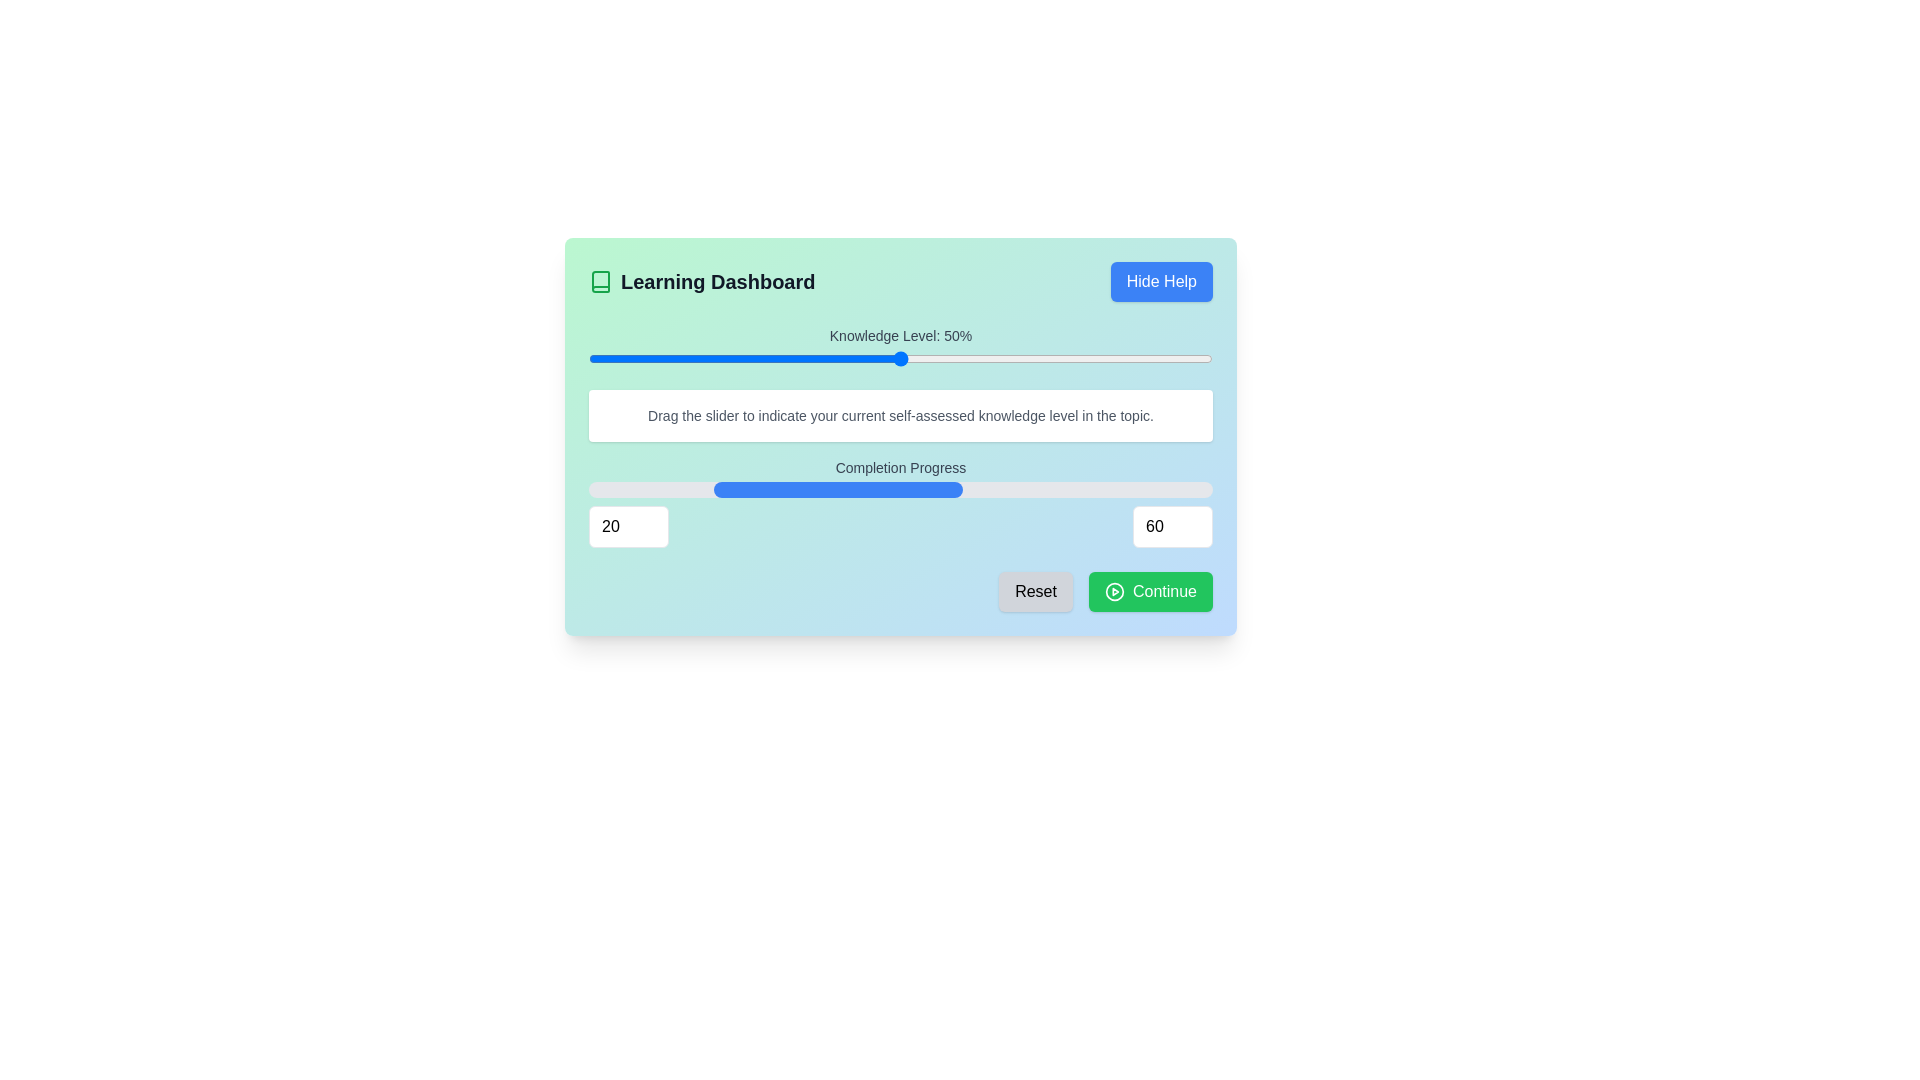 The height and width of the screenshot is (1080, 1920). What do you see at coordinates (1036, 590) in the screenshot?
I see `the 'Reset' button located at the bottom-right of the interface` at bounding box center [1036, 590].